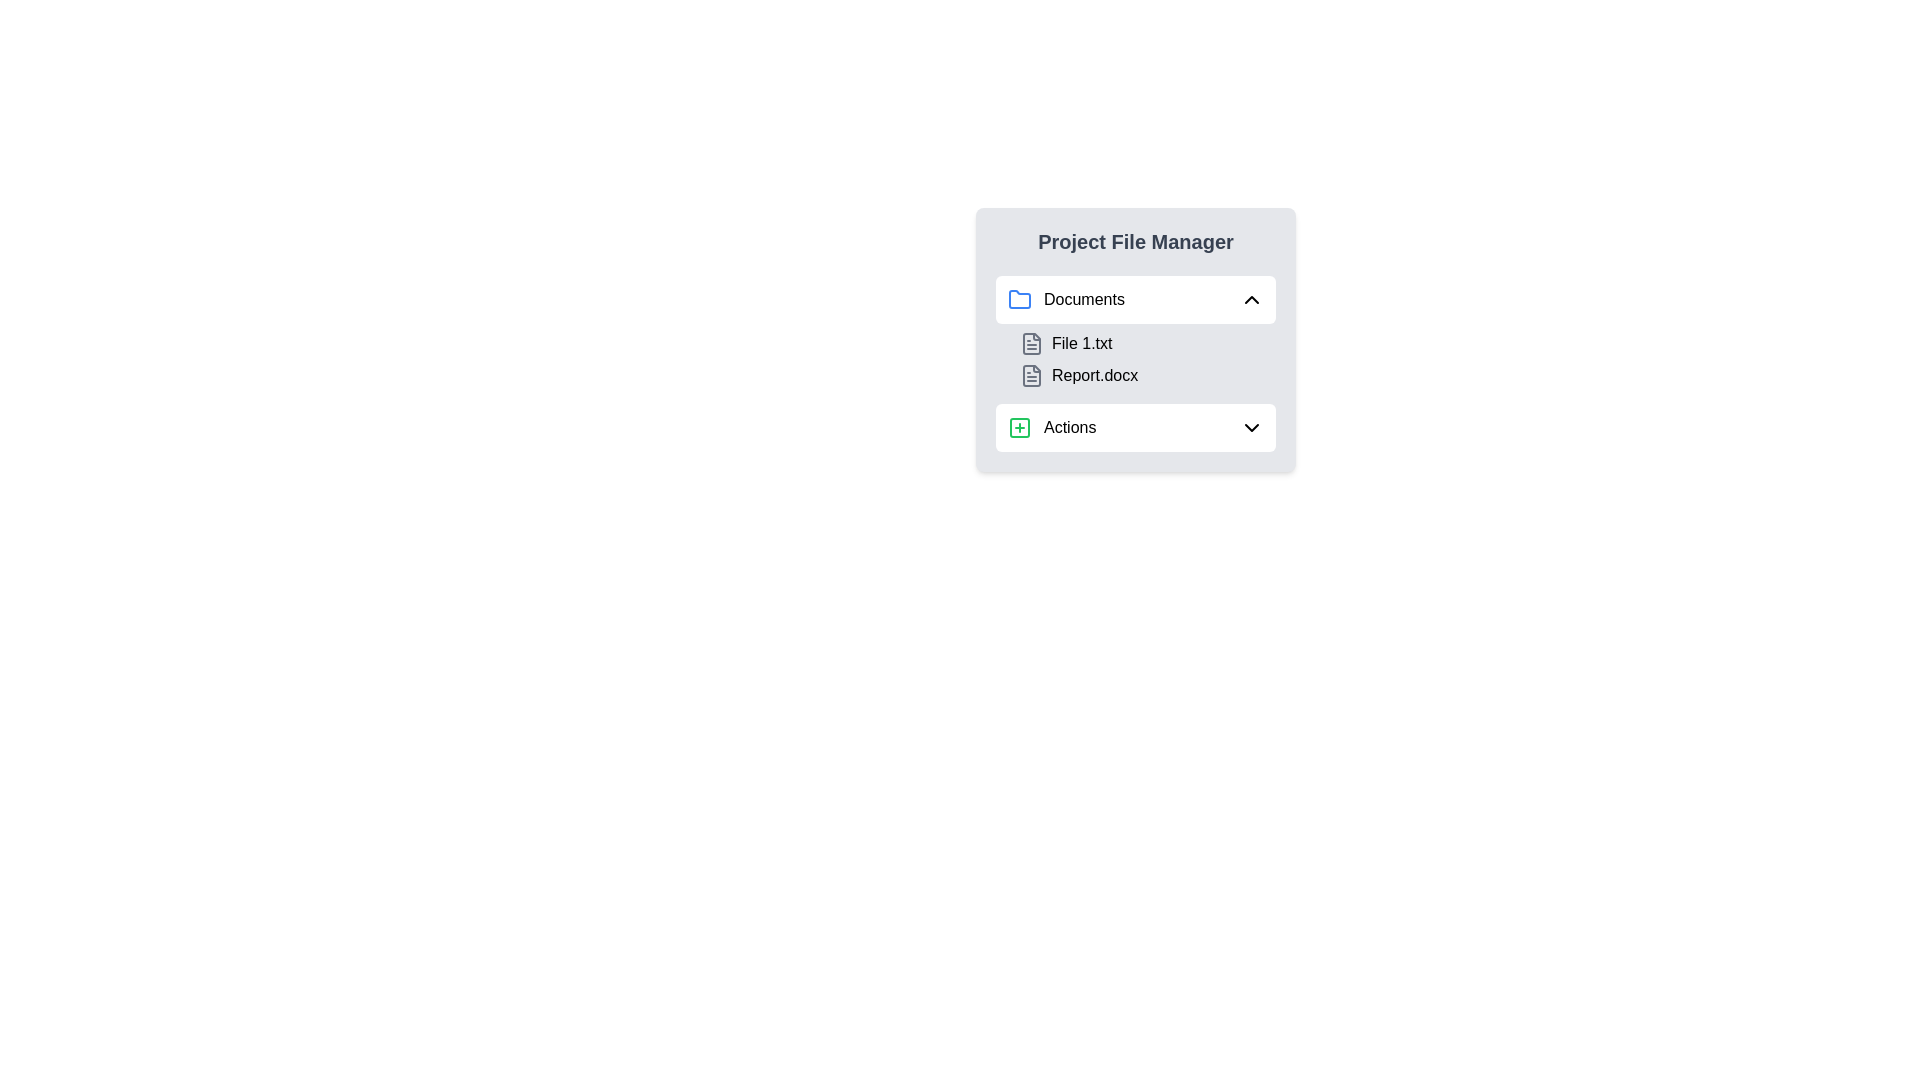 Image resolution: width=1920 pixels, height=1080 pixels. What do you see at coordinates (1019, 299) in the screenshot?
I see `the 'Documents' icon located to the left of the 'Documents' label in the 'Project File Manager' interface` at bounding box center [1019, 299].